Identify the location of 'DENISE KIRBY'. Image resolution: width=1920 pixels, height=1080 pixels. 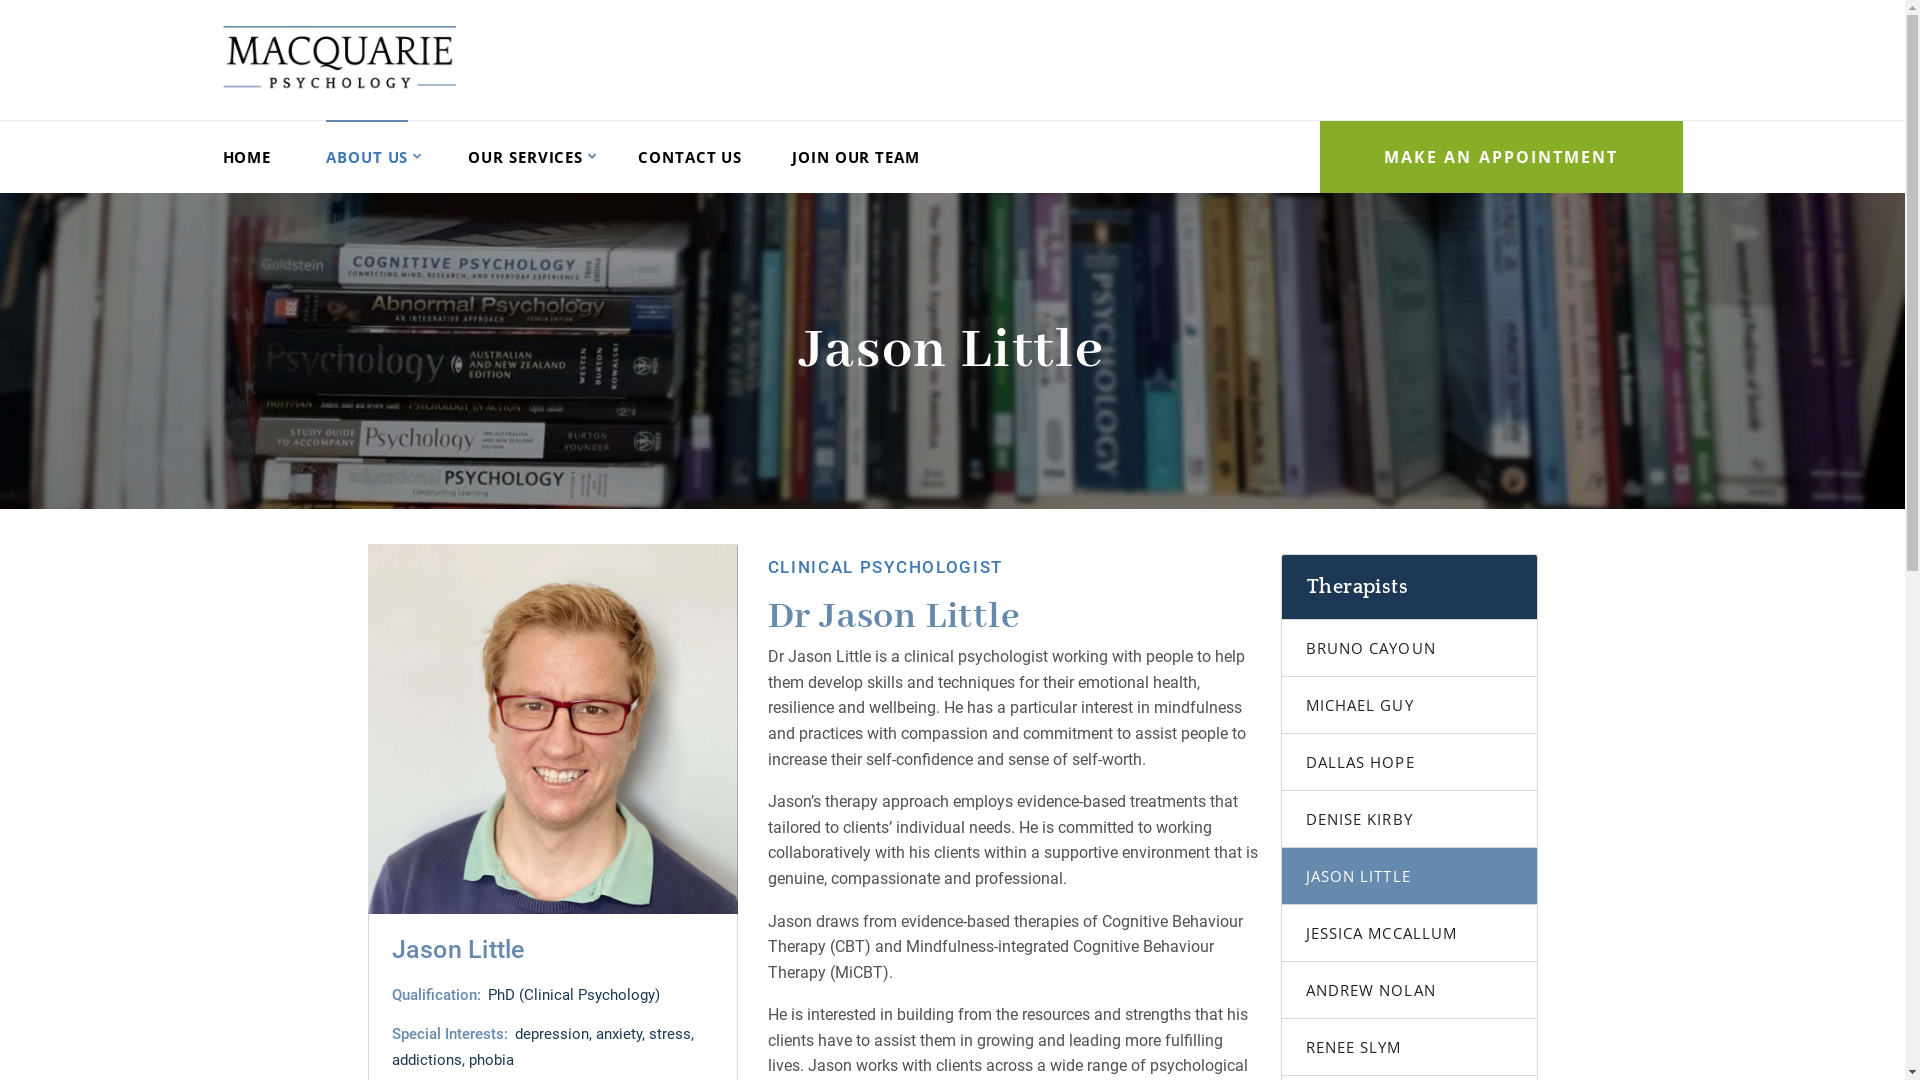
(1281, 819).